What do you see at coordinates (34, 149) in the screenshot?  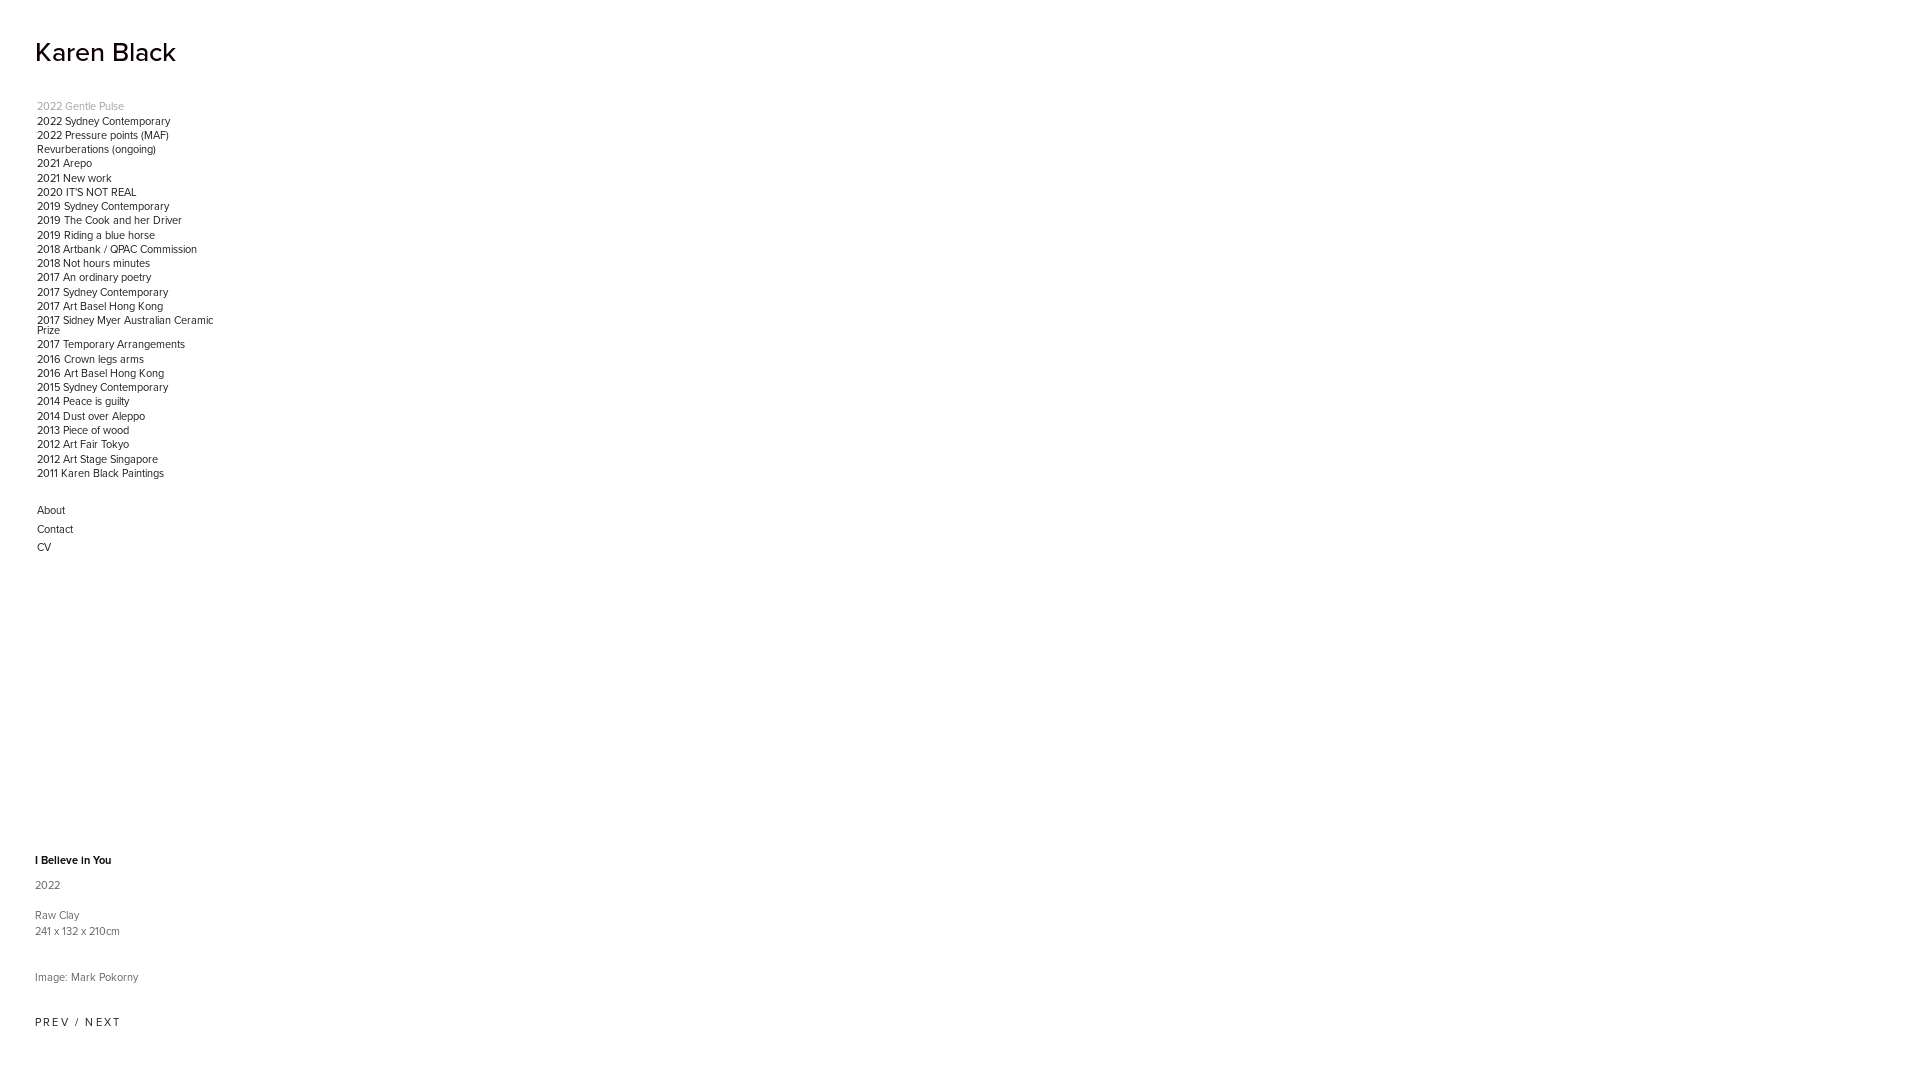 I see `'Revurberations (ongoing)'` at bounding box center [34, 149].